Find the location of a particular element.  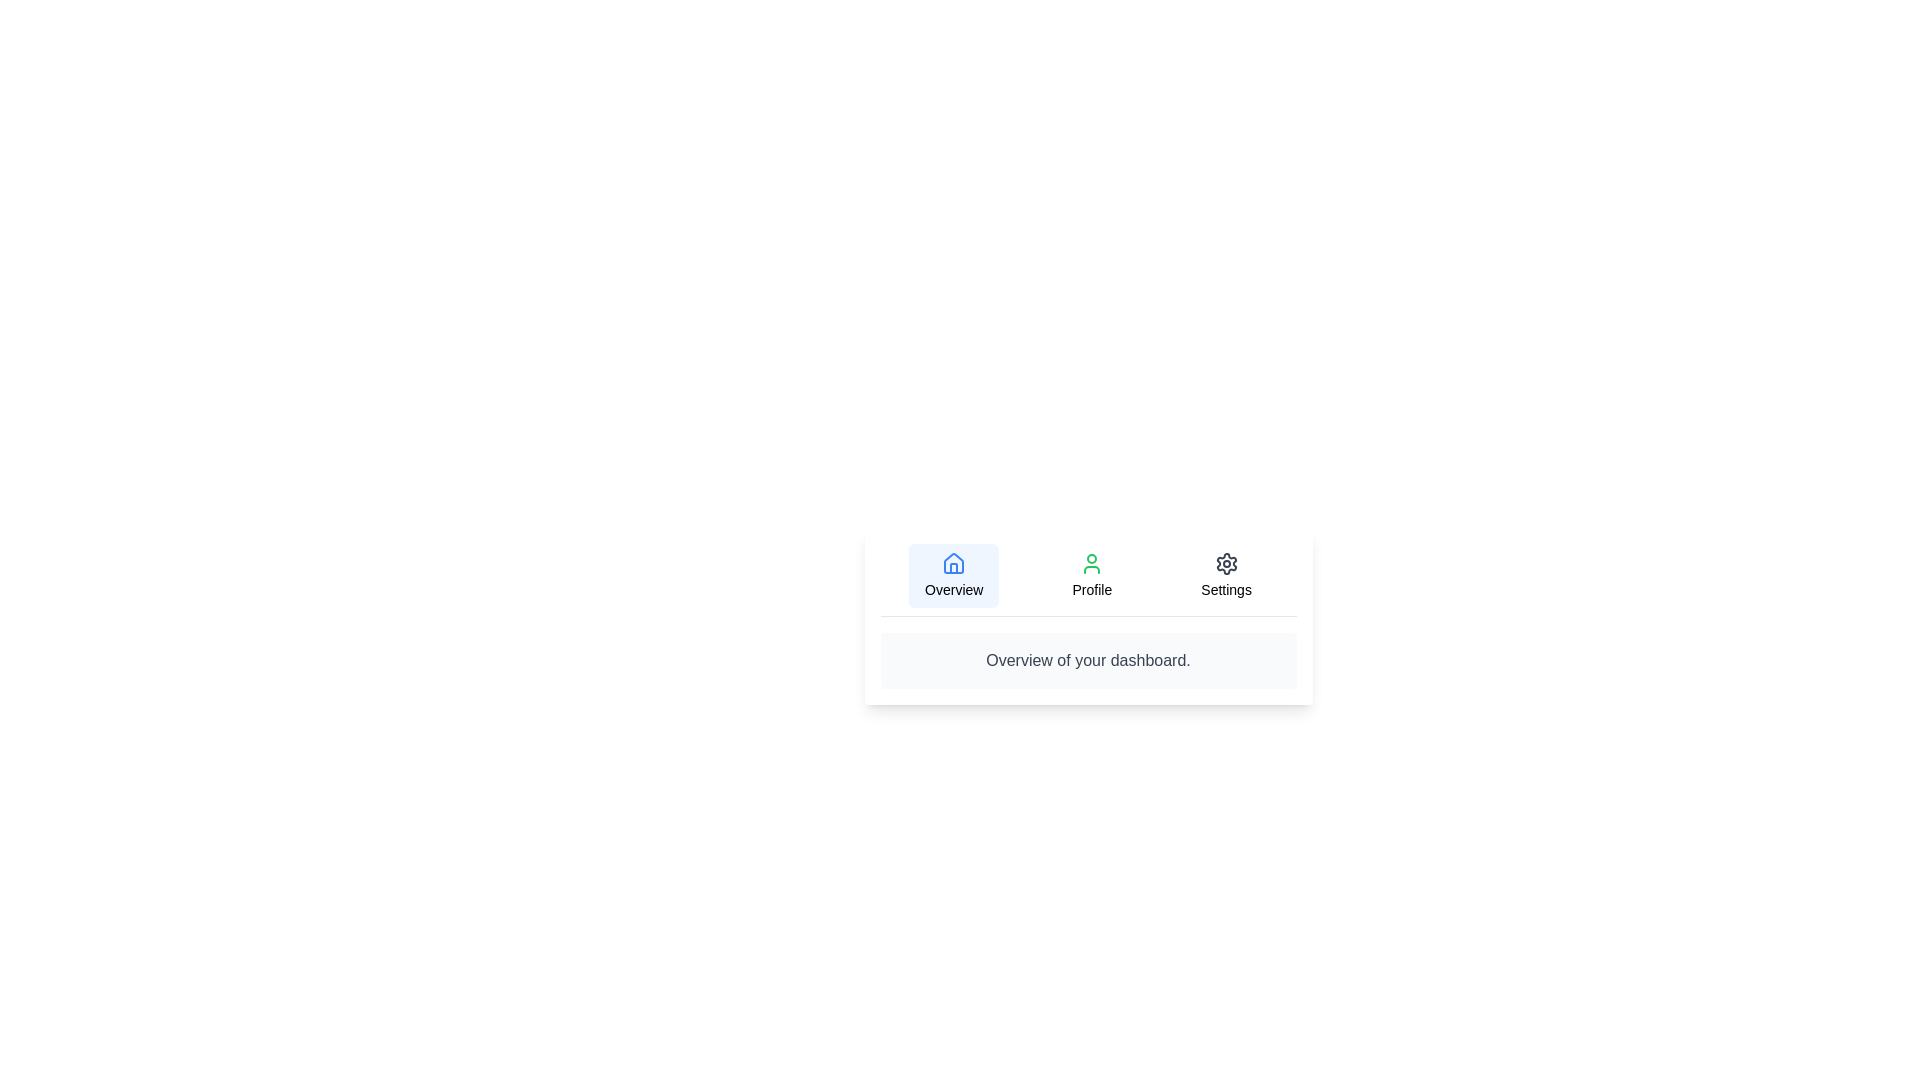

the Settings tab to preview its interactive state is located at coordinates (1225, 575).